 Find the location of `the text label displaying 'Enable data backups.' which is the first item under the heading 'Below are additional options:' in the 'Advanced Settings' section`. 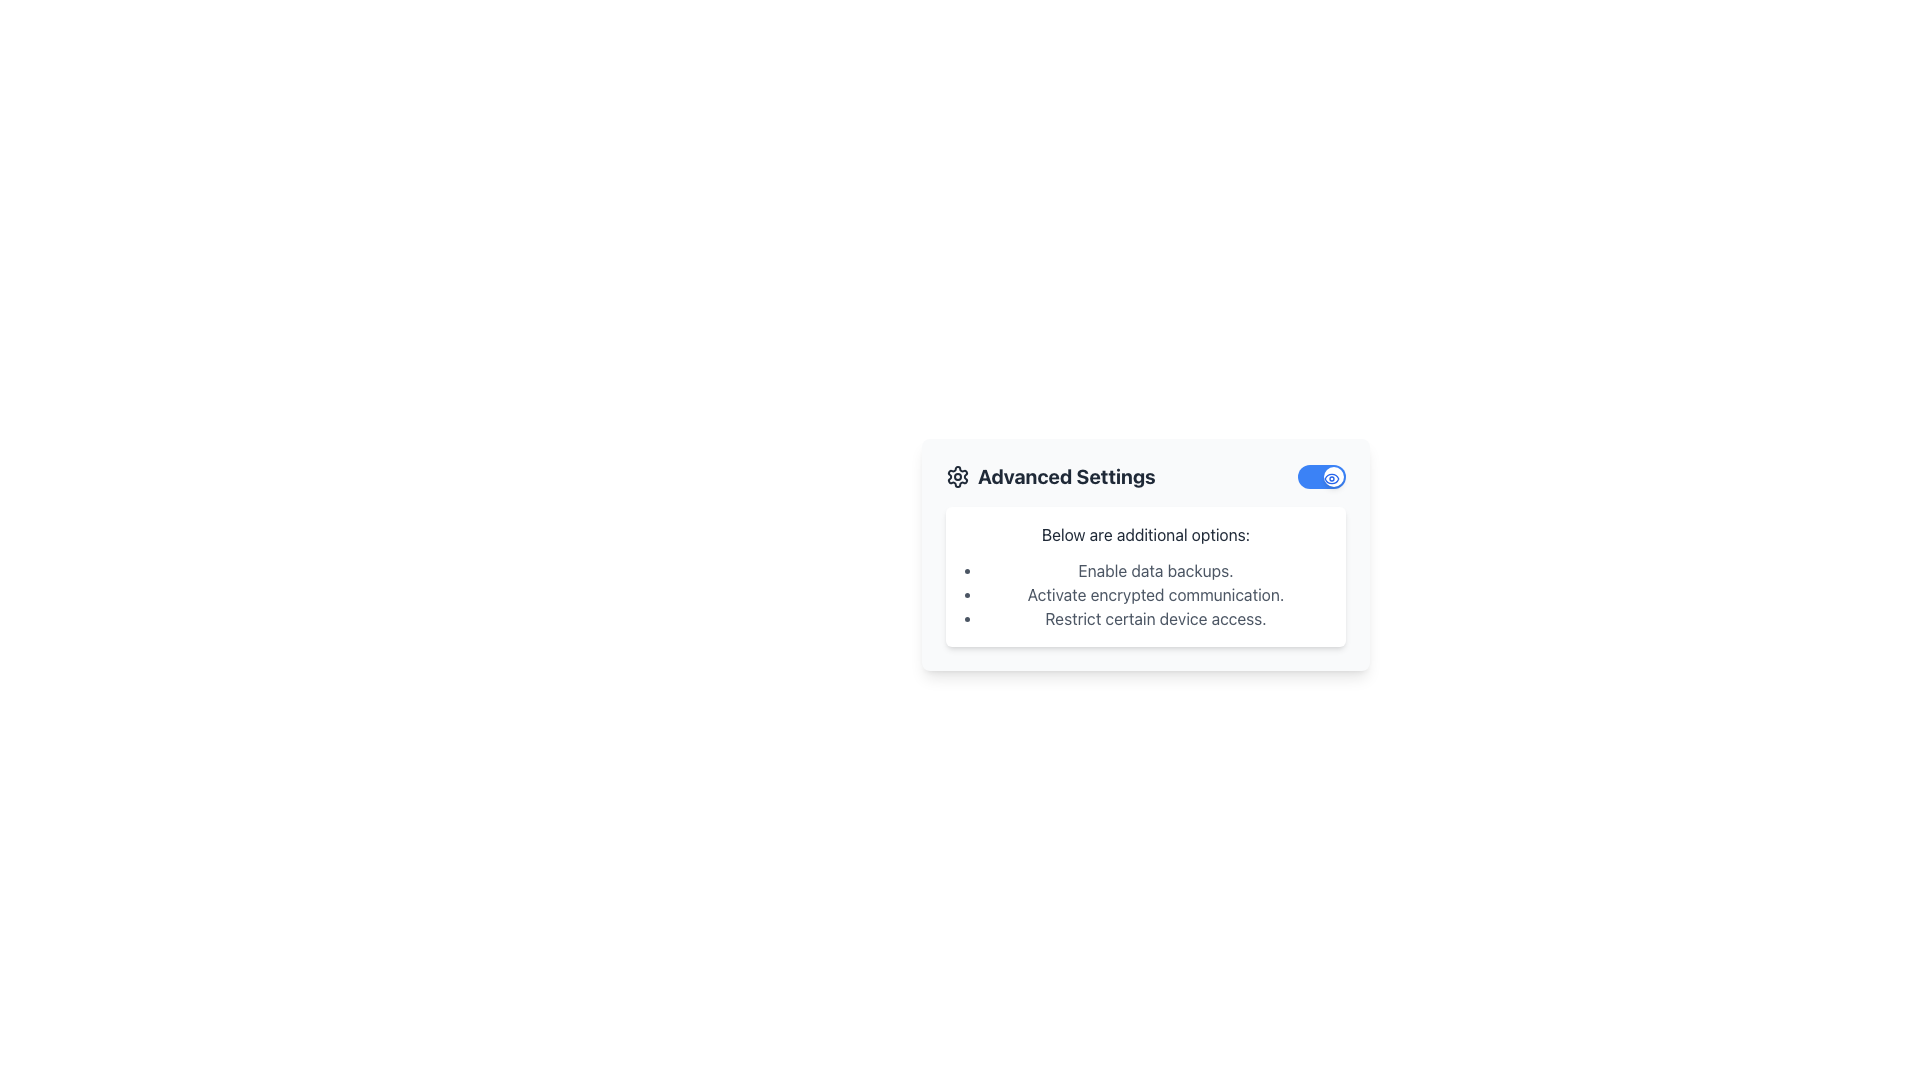

the text label displaying 'Enable data backups.' which is the first item under the heading 'Below are additional options:' in the 'Advanced Settings' section is located at coordinates (1156, 570).